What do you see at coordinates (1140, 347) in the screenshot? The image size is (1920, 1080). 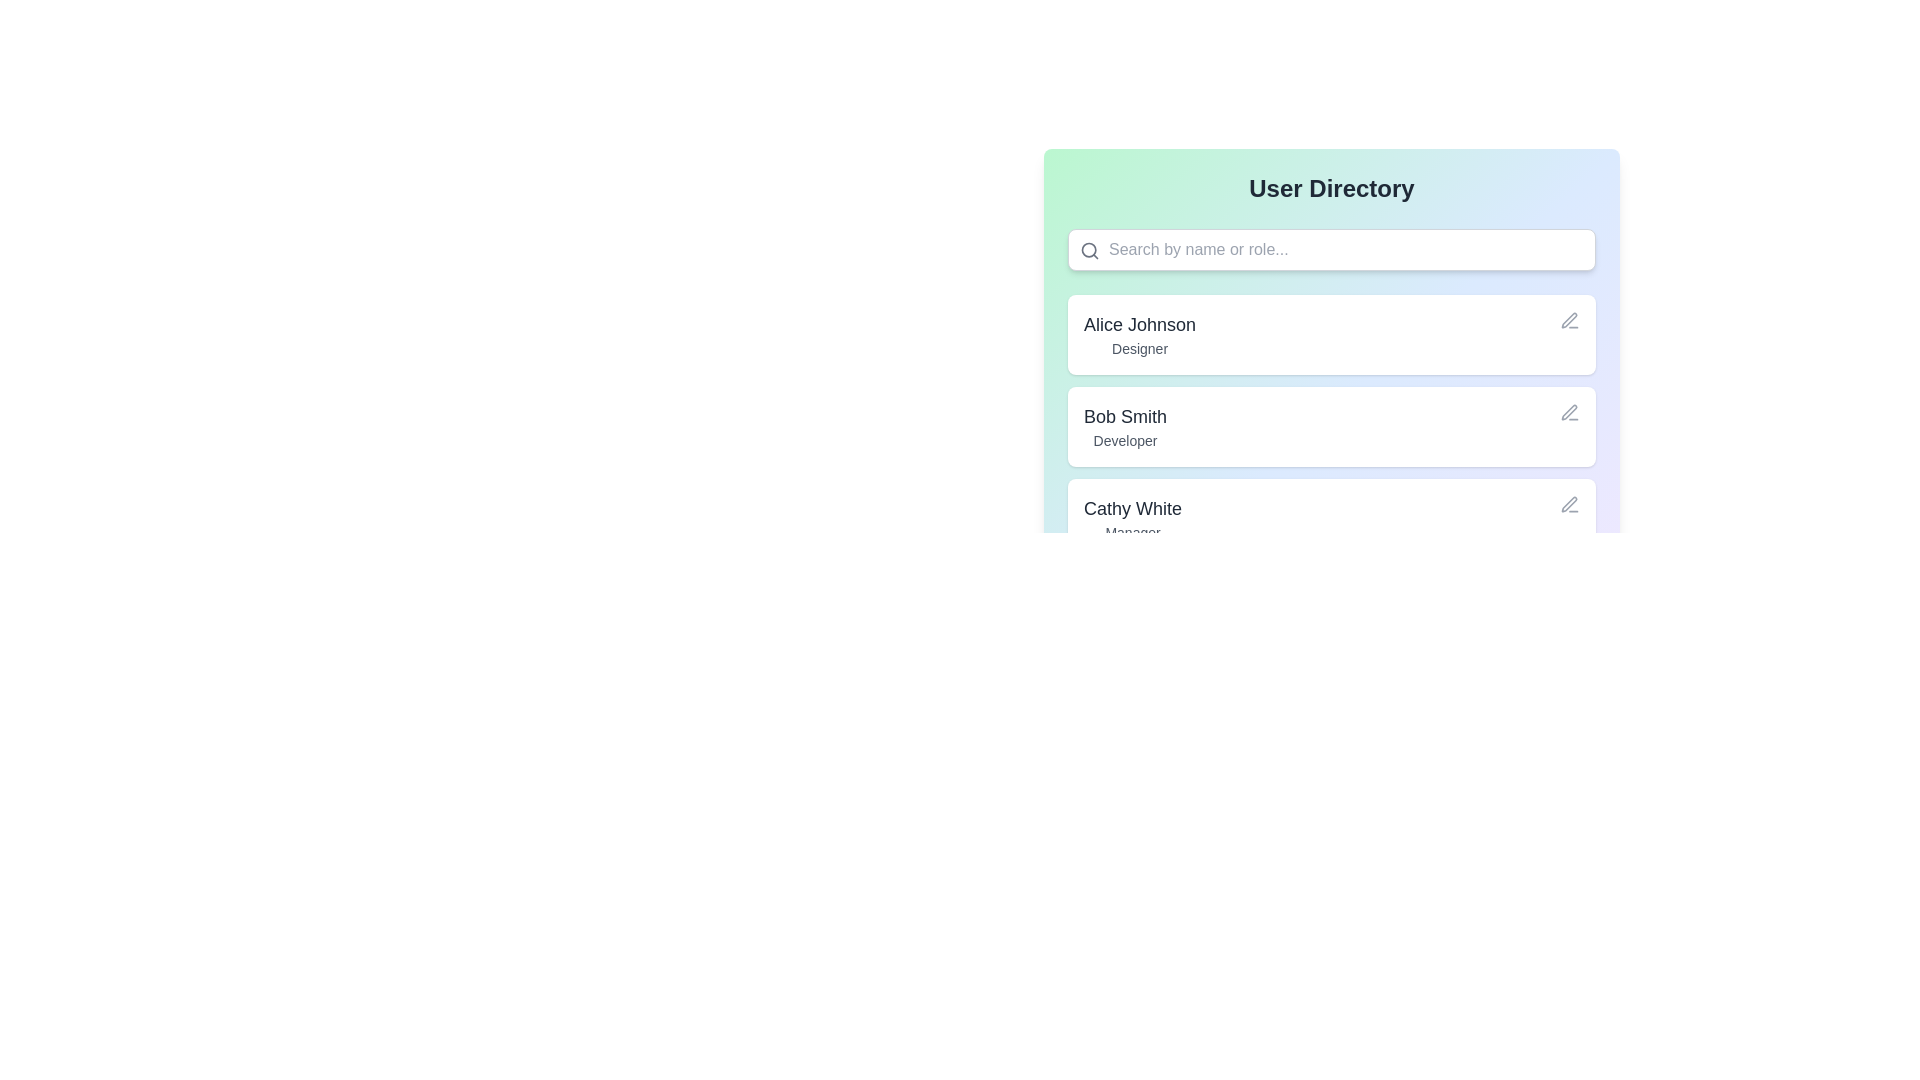 I see `the static text label that identifies the professional role or job title of the user 'Alice Johnson' located below the name in the user directory` at bounding box center [1140, 347].